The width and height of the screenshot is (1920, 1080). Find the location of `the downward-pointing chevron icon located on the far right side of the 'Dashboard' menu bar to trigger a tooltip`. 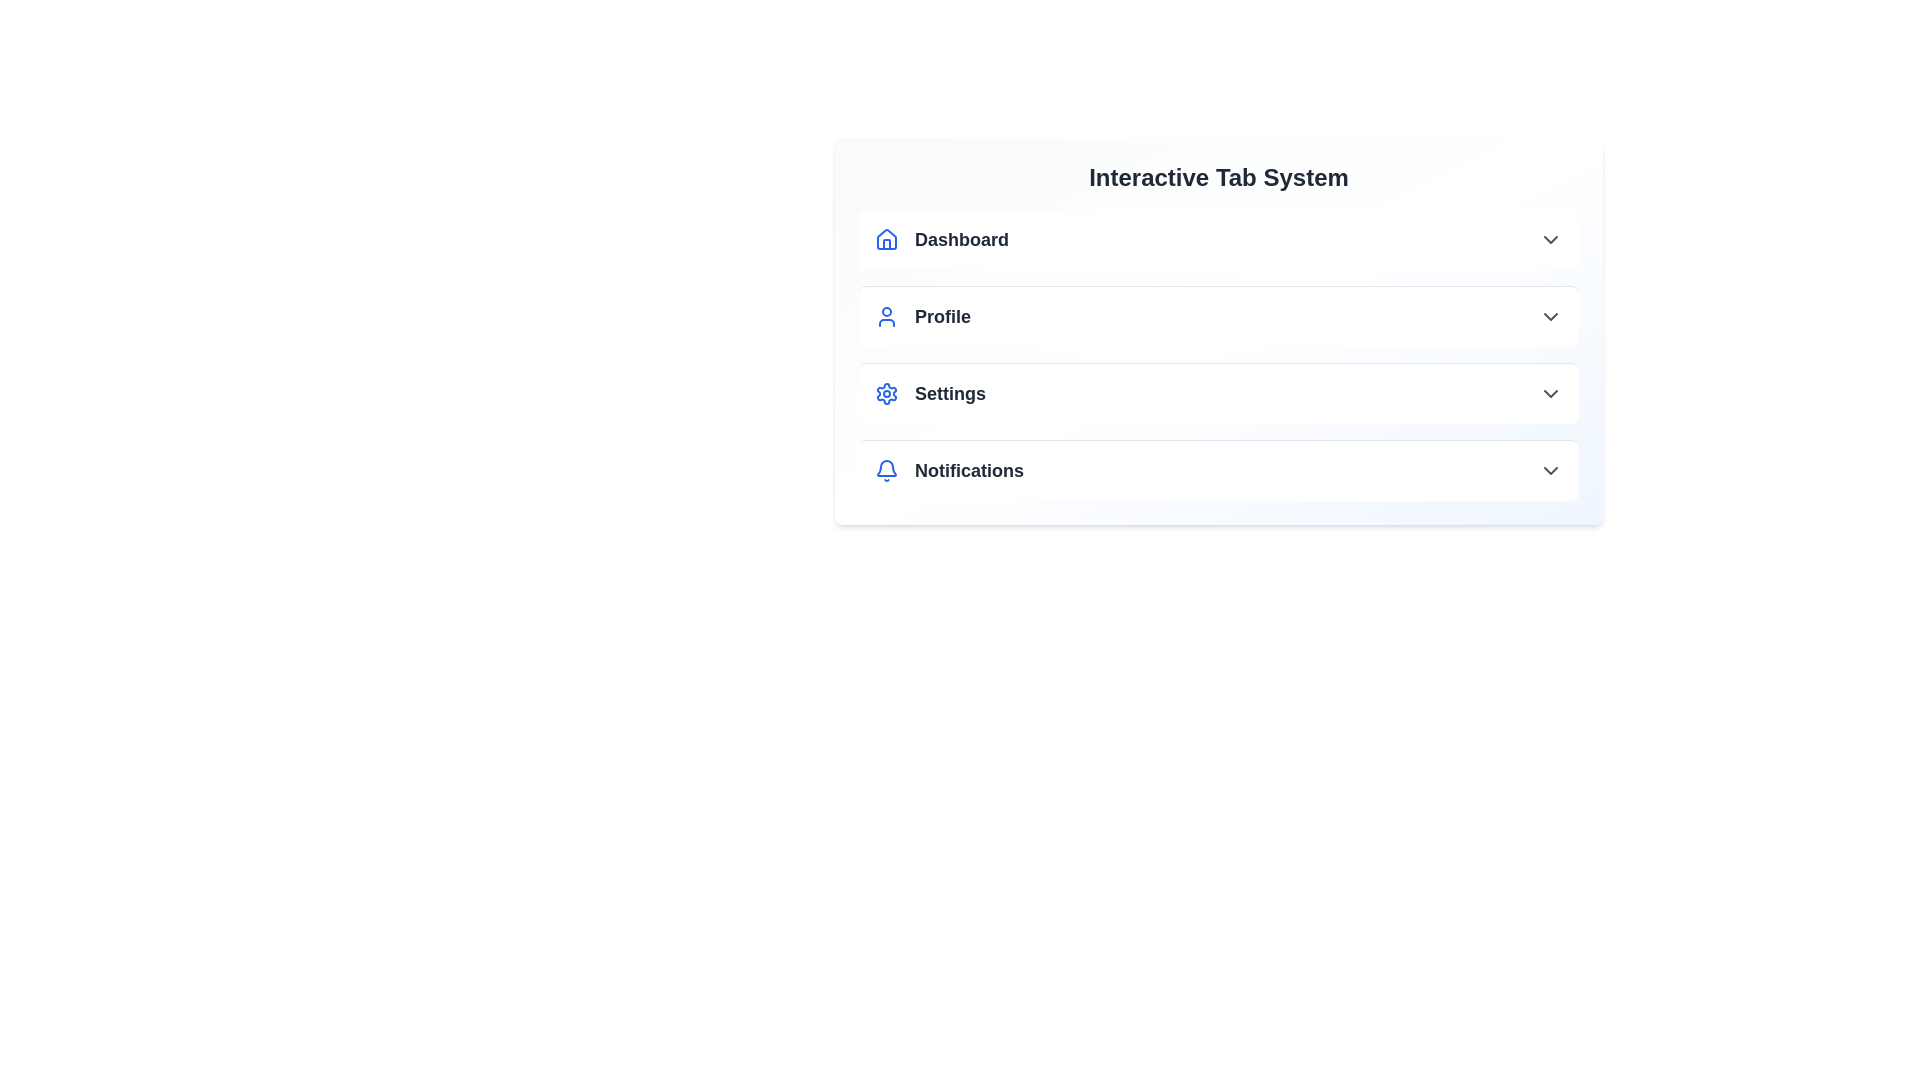

the downward-pointing chevron icon located on the far right side of the 'Dashboard' menu bar to trigger a tooltip is located at coordinates (1549, 238).